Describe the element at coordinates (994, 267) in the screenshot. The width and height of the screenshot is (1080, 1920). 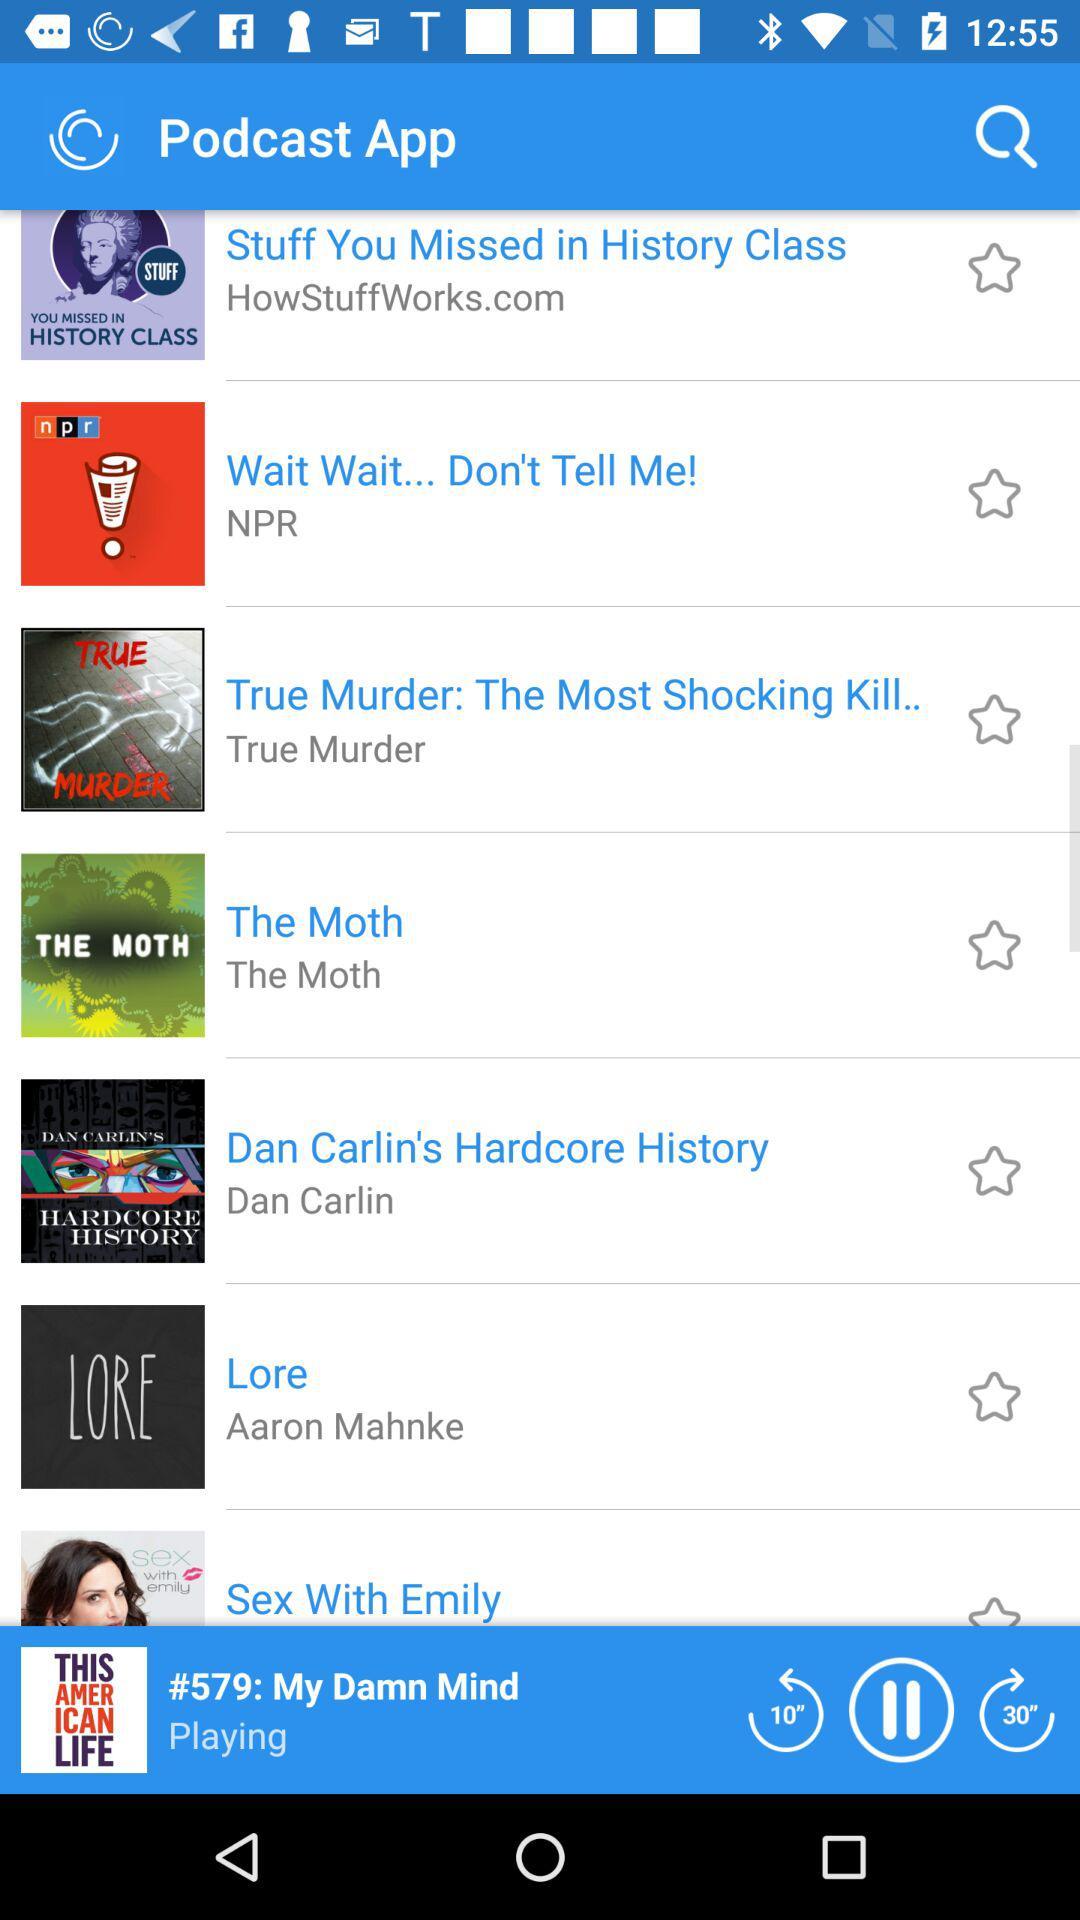
I see `star` at that location.